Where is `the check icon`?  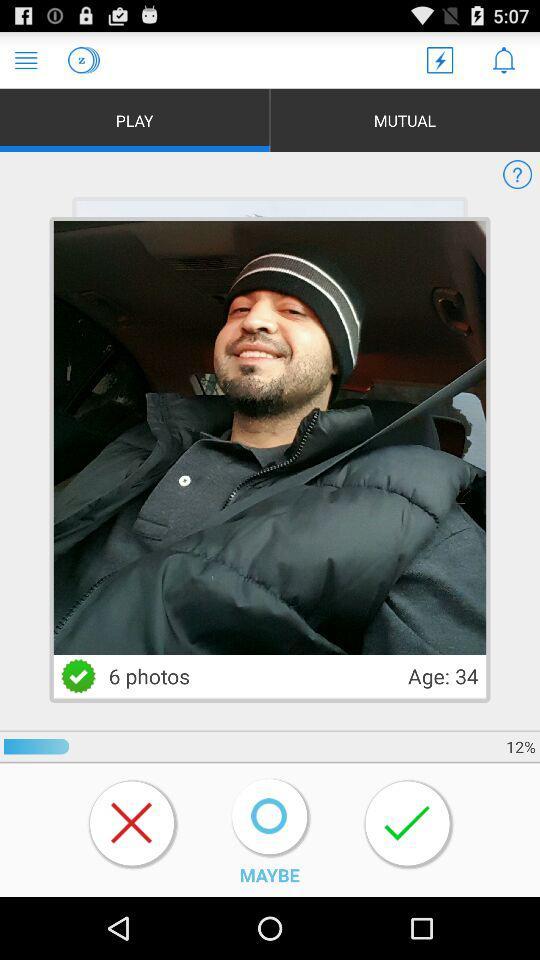
the check icon is located at coordinates (77, 722).